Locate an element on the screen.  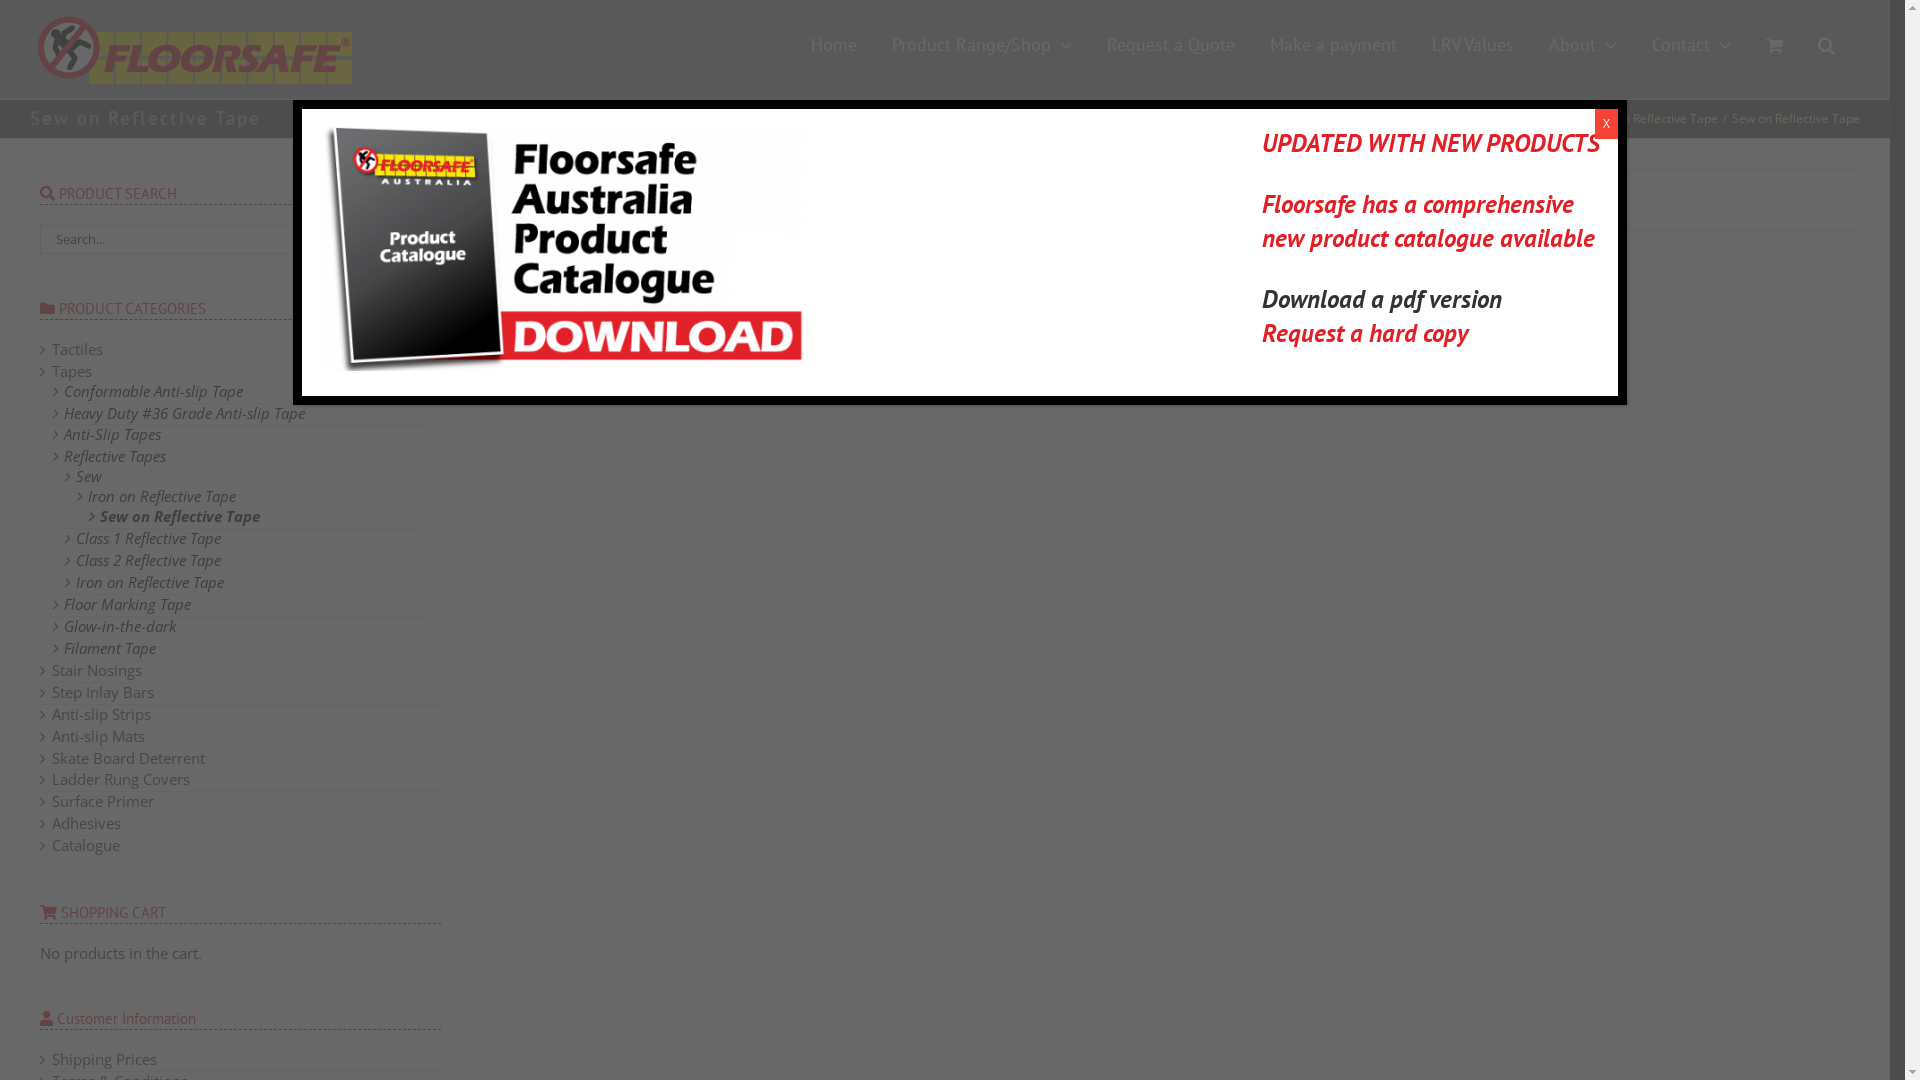
'Search' is located at coordinates (1826, 45).